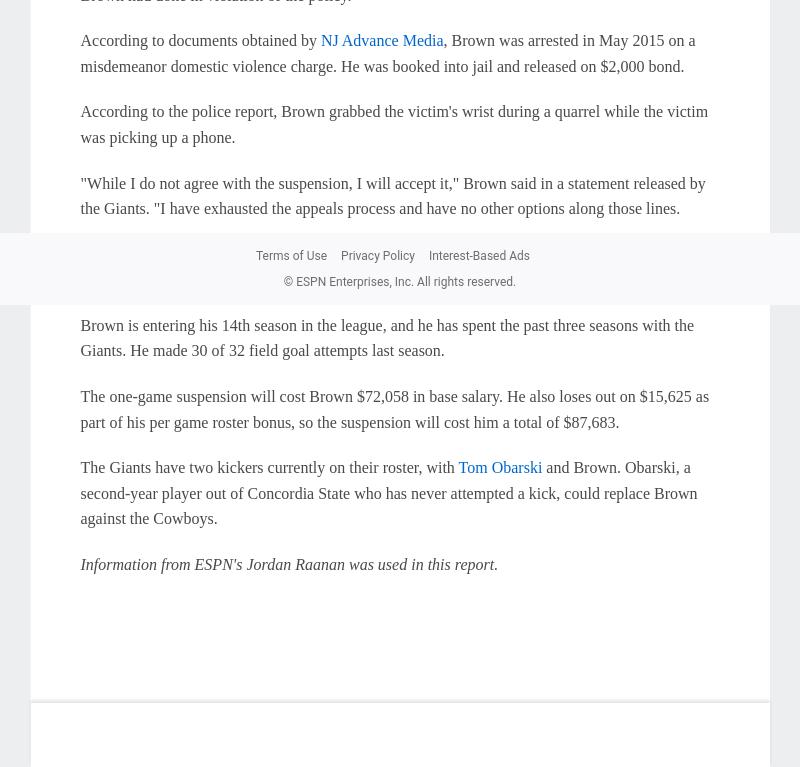 This screenshot has width=800, height=767. I want to click on 'The Giants have two kickers currently on their roster, with', so click(268, 467).